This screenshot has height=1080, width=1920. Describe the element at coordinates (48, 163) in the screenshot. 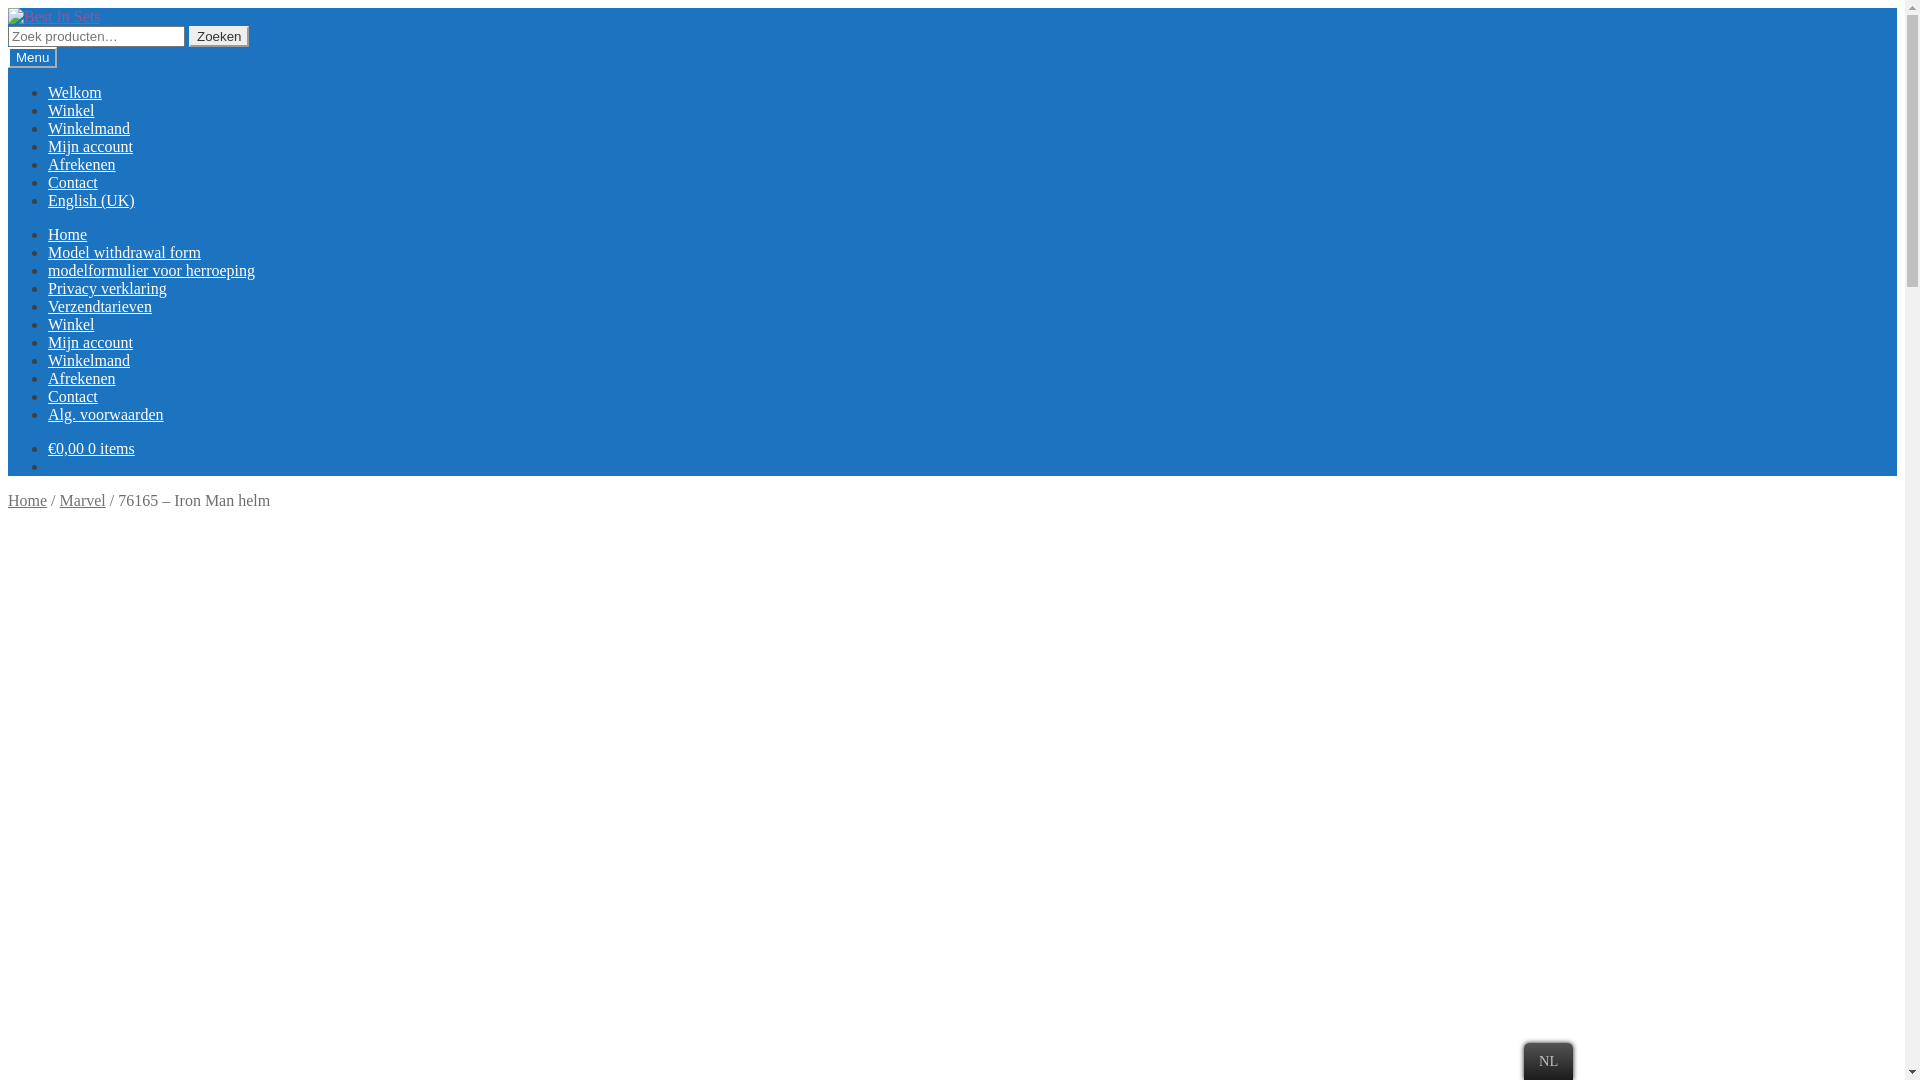

I see `'Afrekenen'` at that location.